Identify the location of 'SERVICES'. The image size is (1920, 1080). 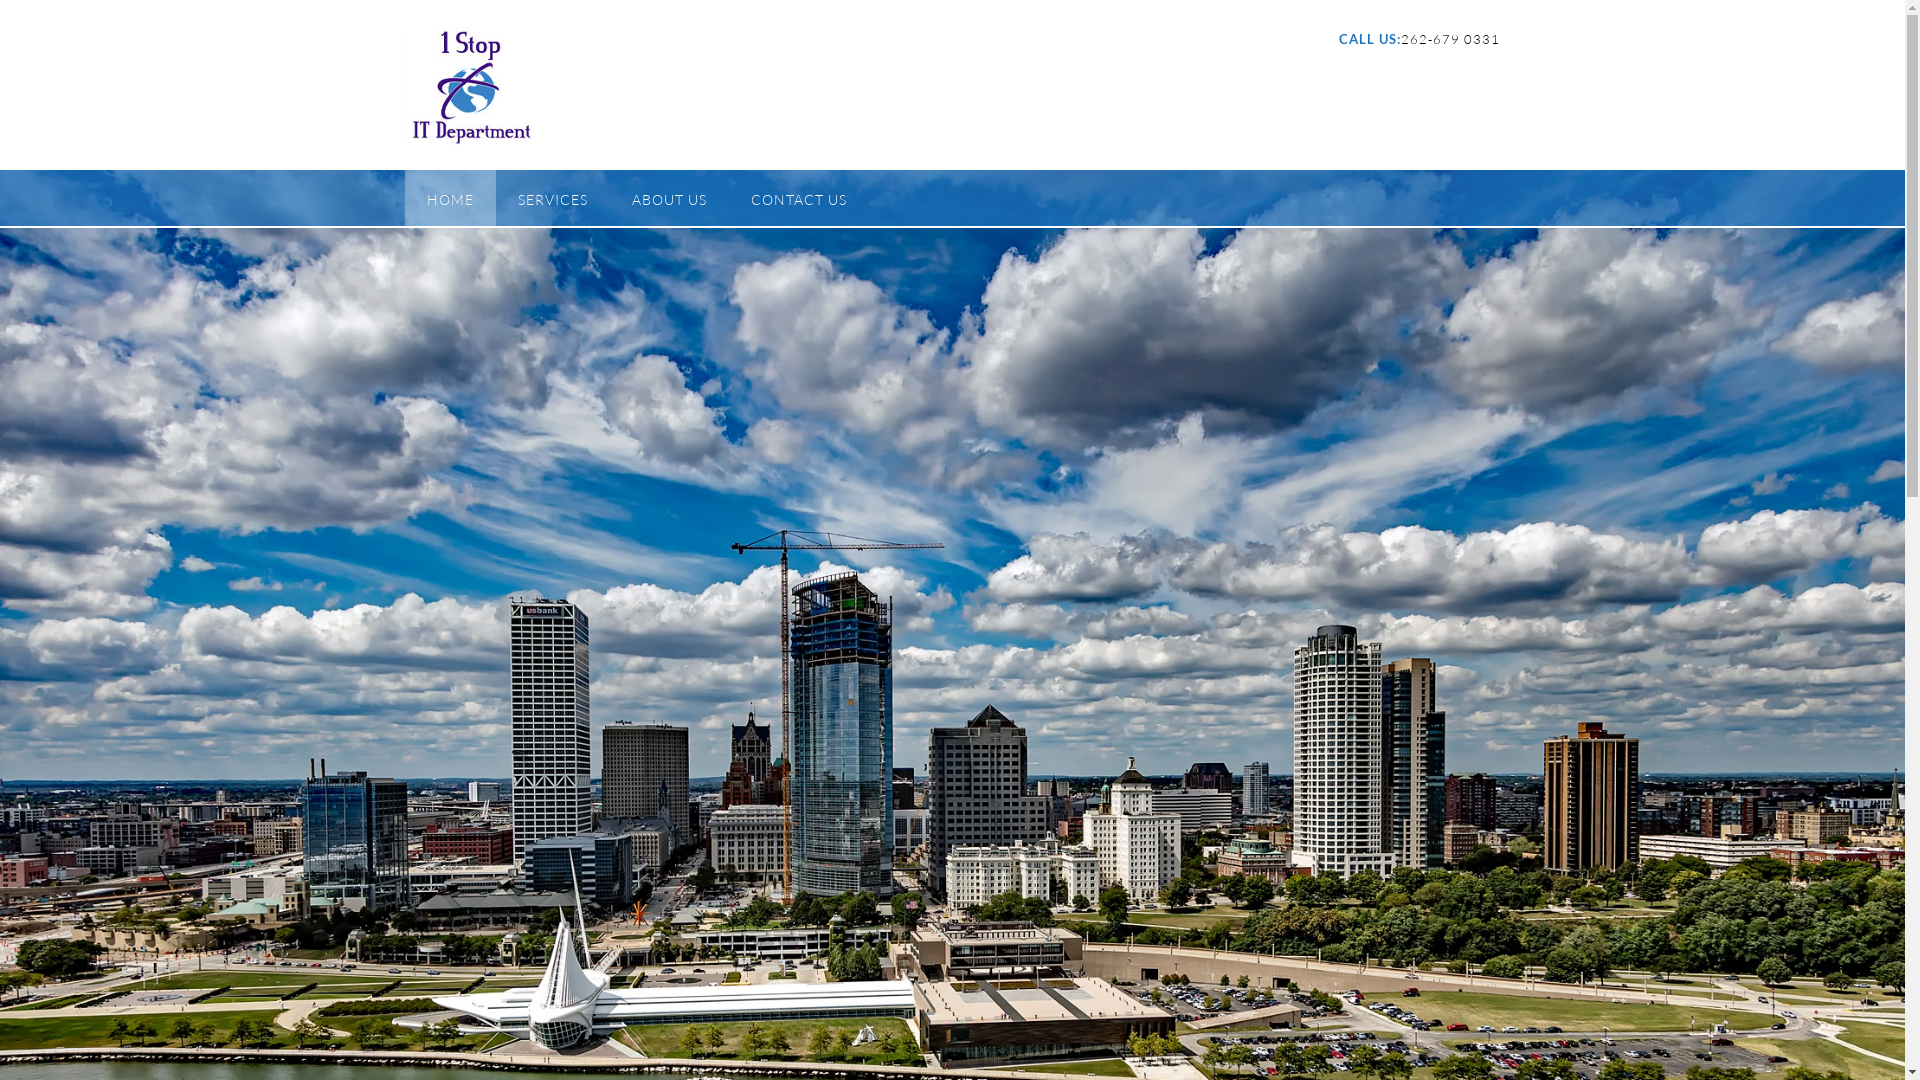
(552, 197).